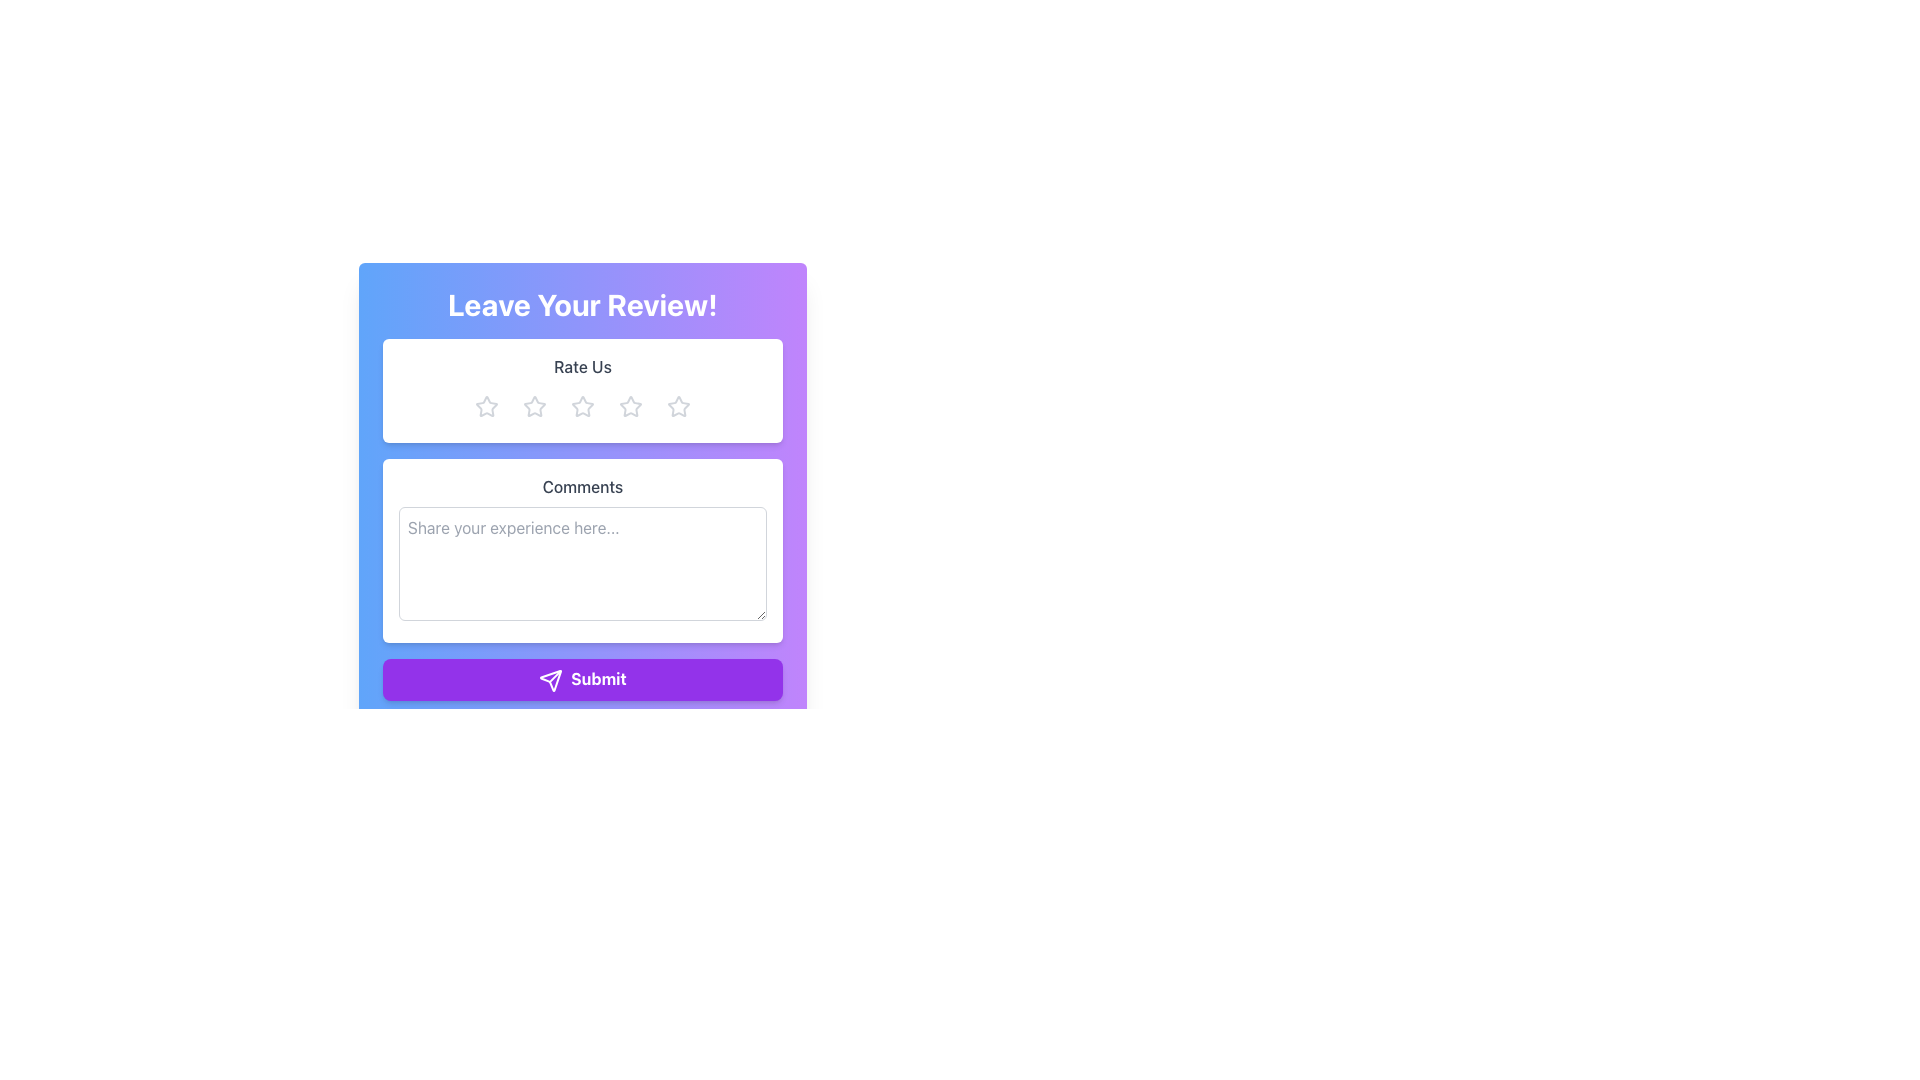 The height and width of the screenshot is (1080, 1920). What do you see at coordinates (534, 406) in the screenshot?
I see `the second star button in the rating system located under the 'Rate Us' heading` at bounding box center [534, 406].